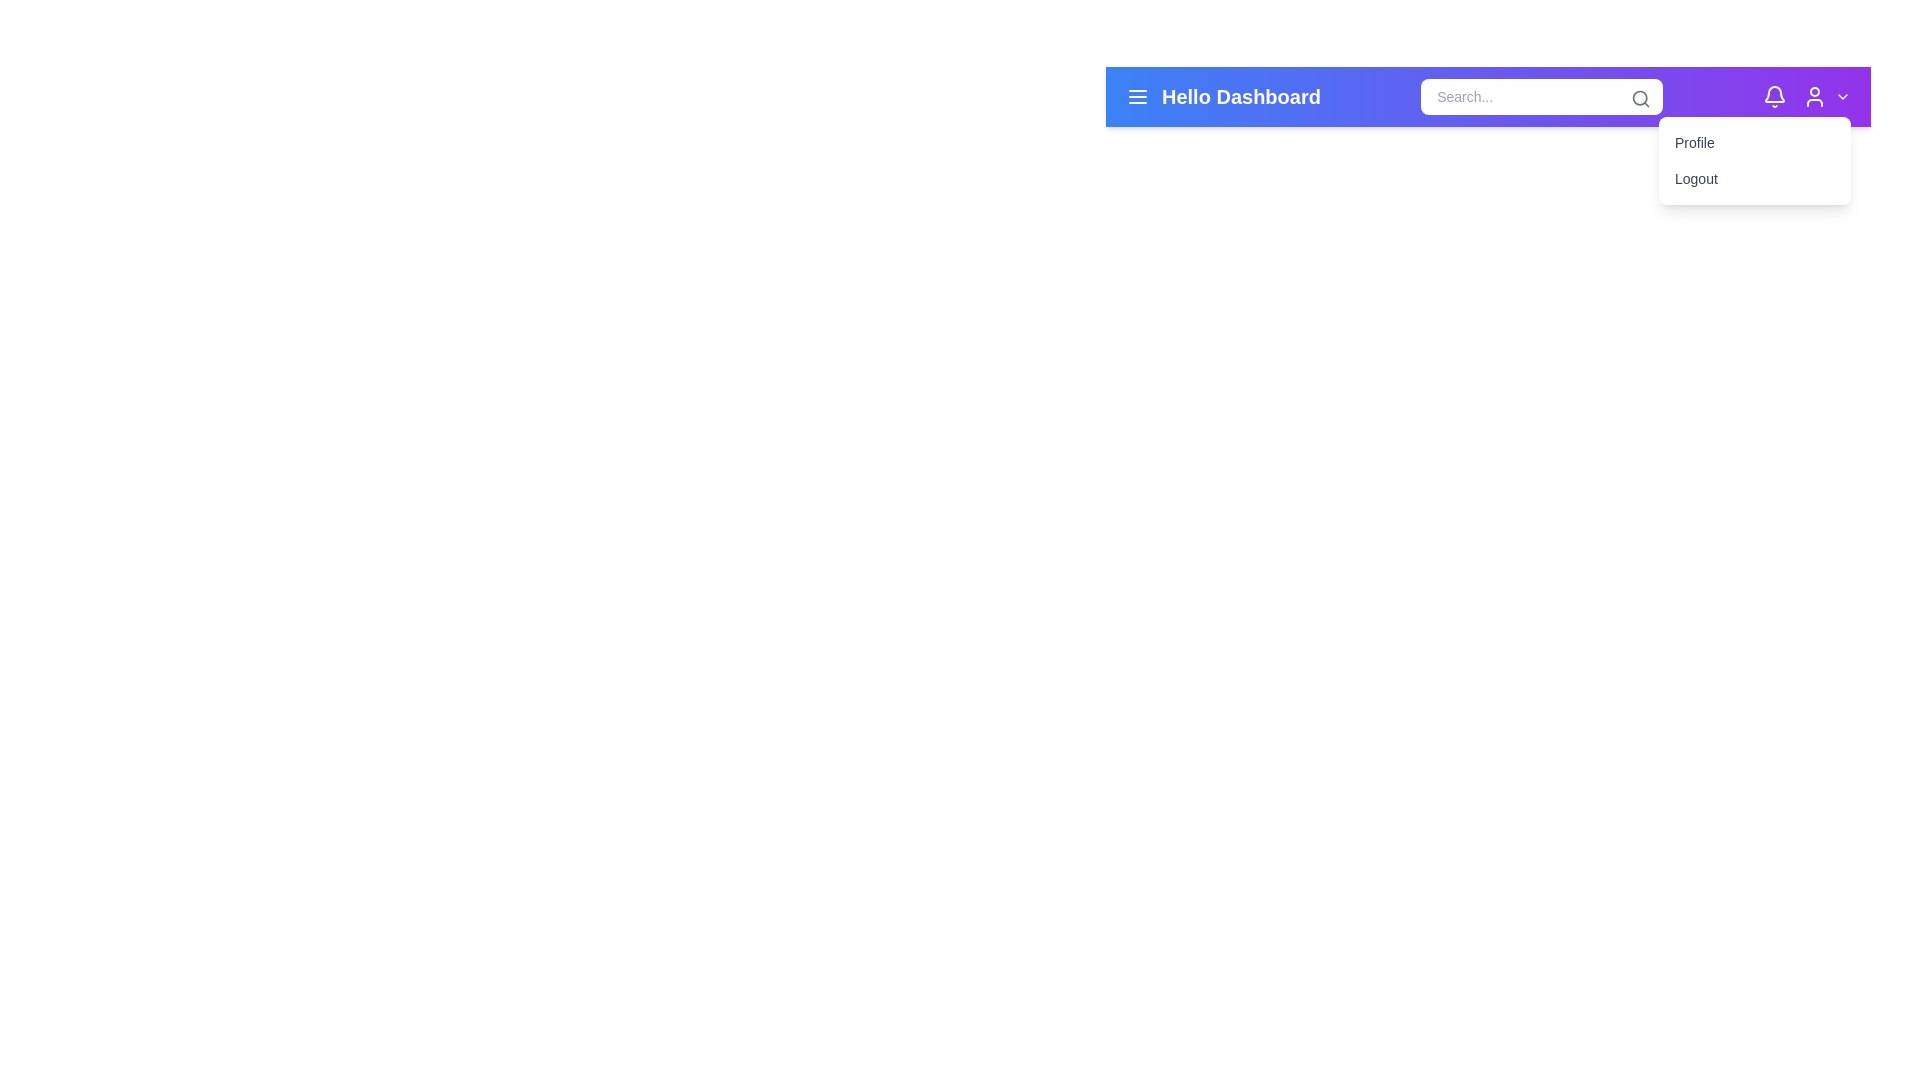 The image size is (1920, 1080). I want to click on the Text Button located below the 'Profile' item in the top right dropdown menu to log out of the application, so click(1695, 177).